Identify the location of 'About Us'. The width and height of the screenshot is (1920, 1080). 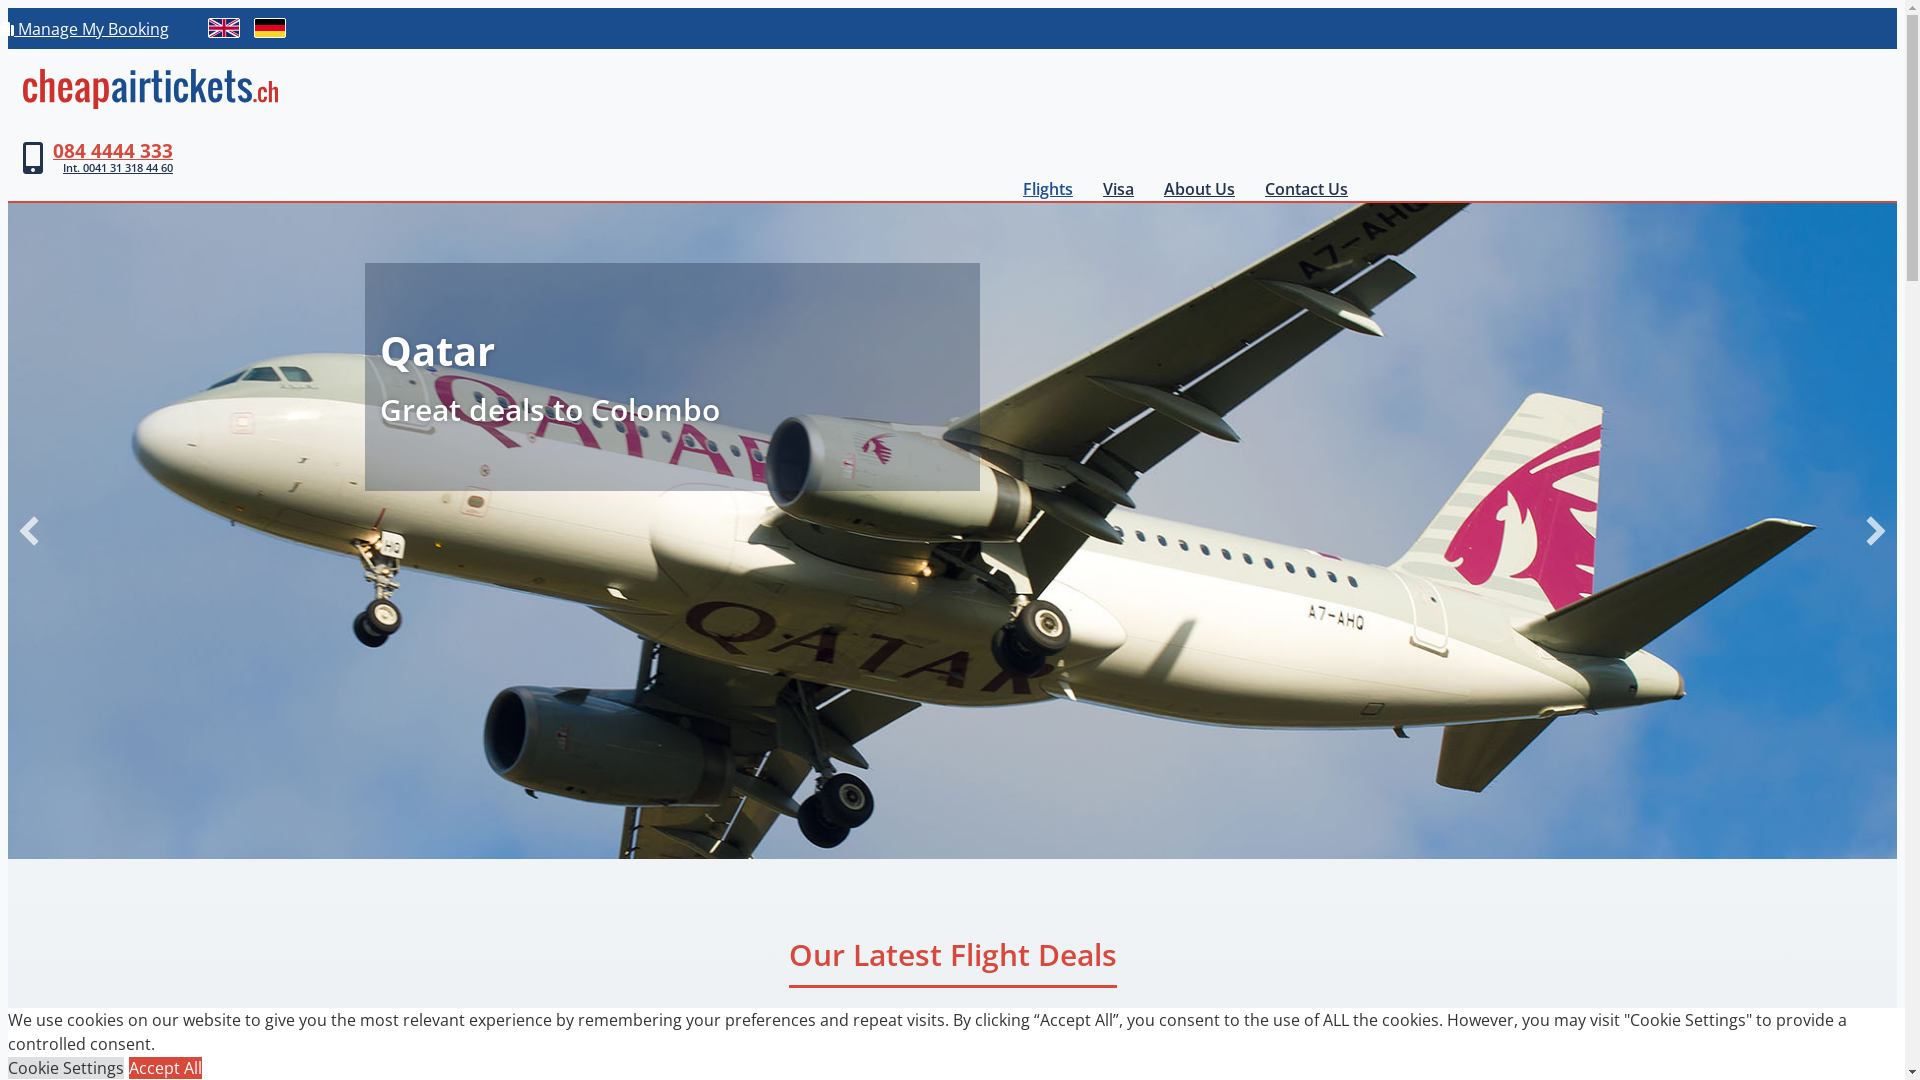
(1148, 189).